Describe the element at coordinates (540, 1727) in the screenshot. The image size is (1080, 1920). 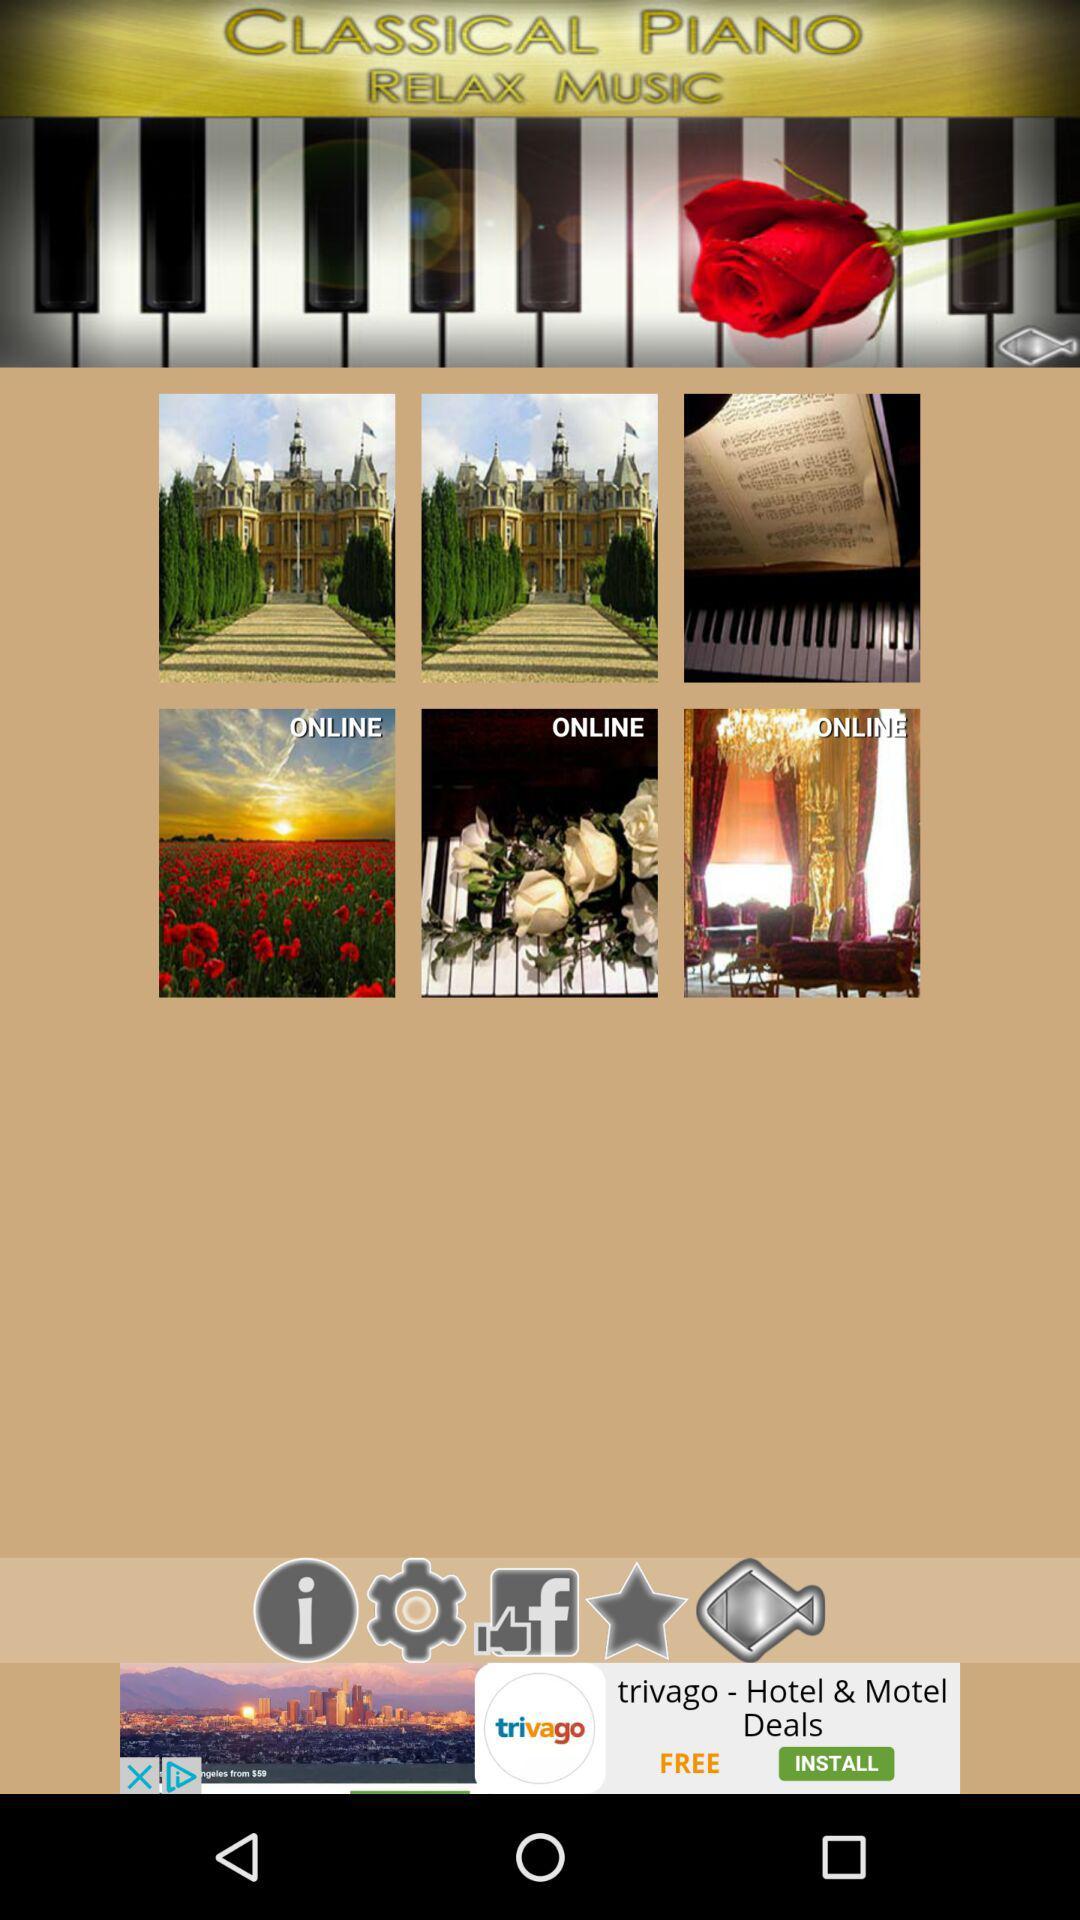
I see `shows hotel motel detail option` at that location.